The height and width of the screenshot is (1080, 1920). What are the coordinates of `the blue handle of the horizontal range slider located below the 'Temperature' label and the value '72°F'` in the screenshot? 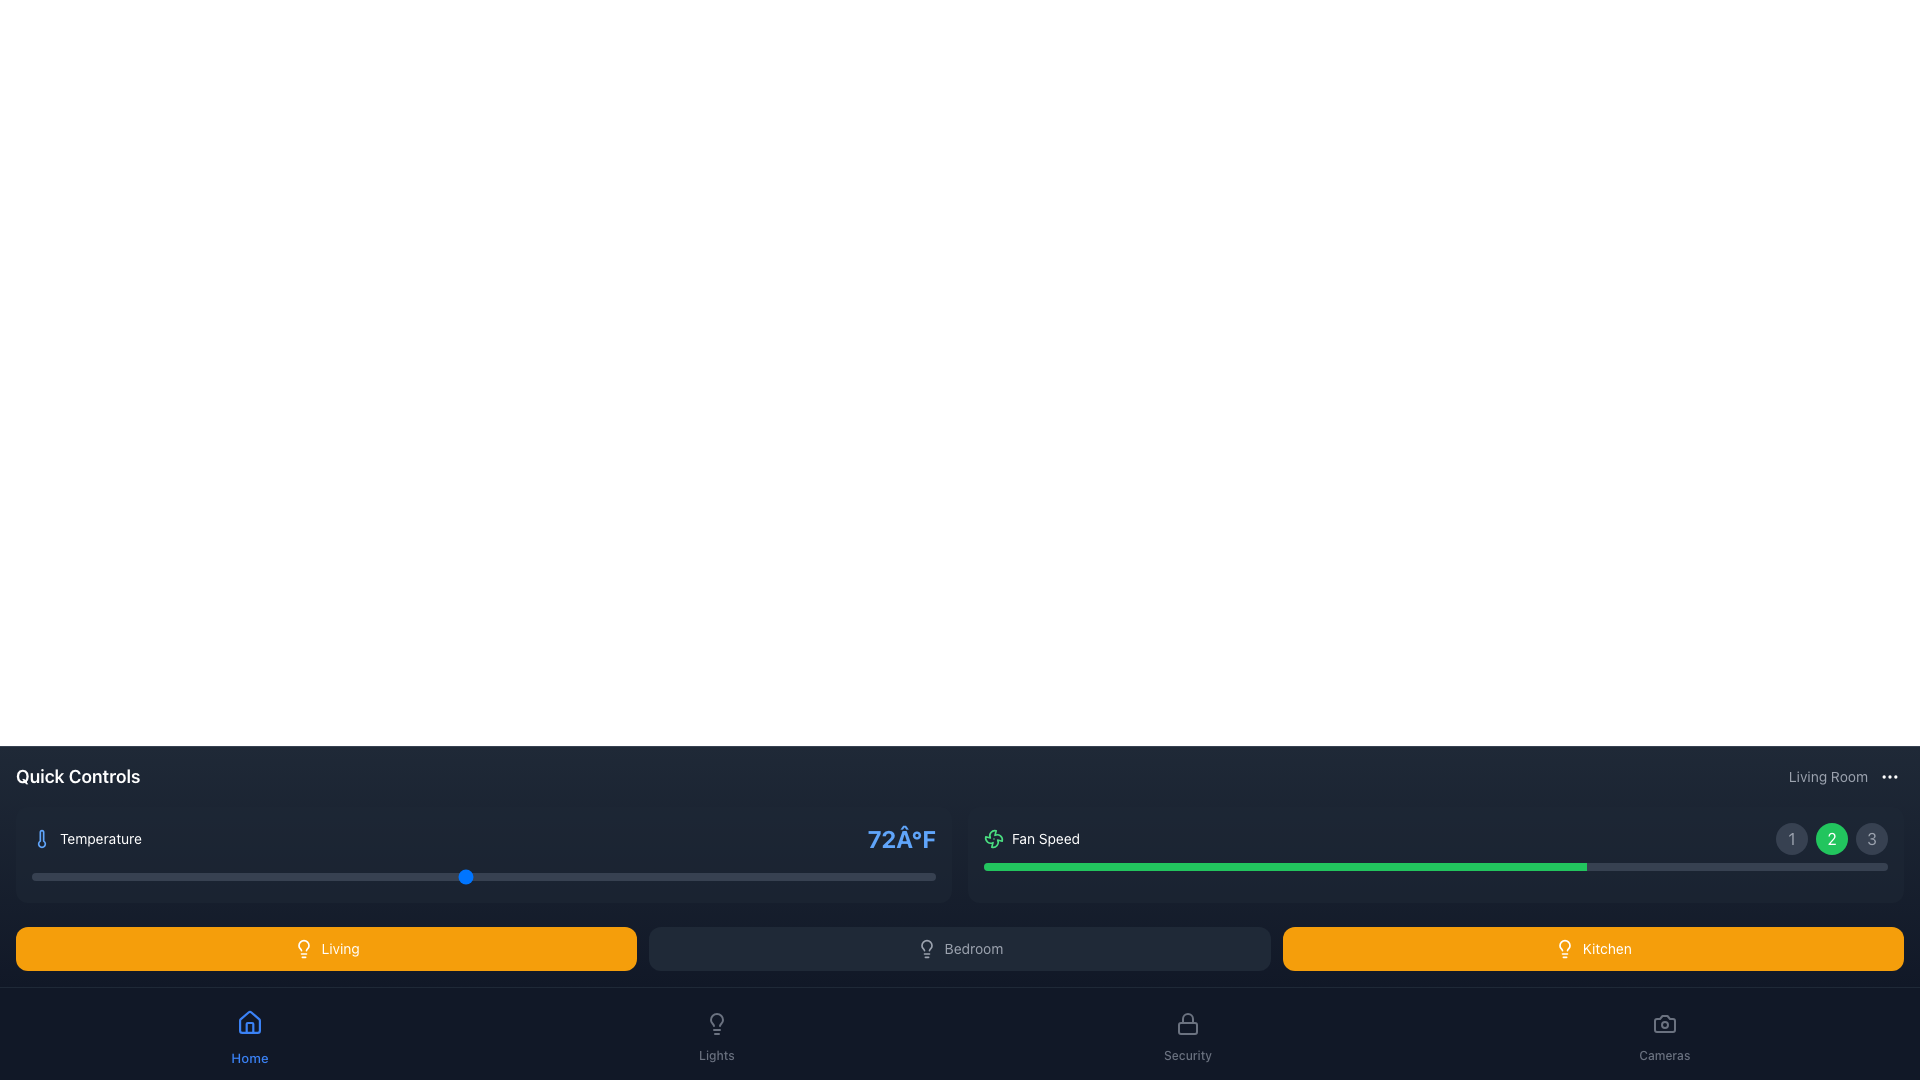 It's located at (484, 875).